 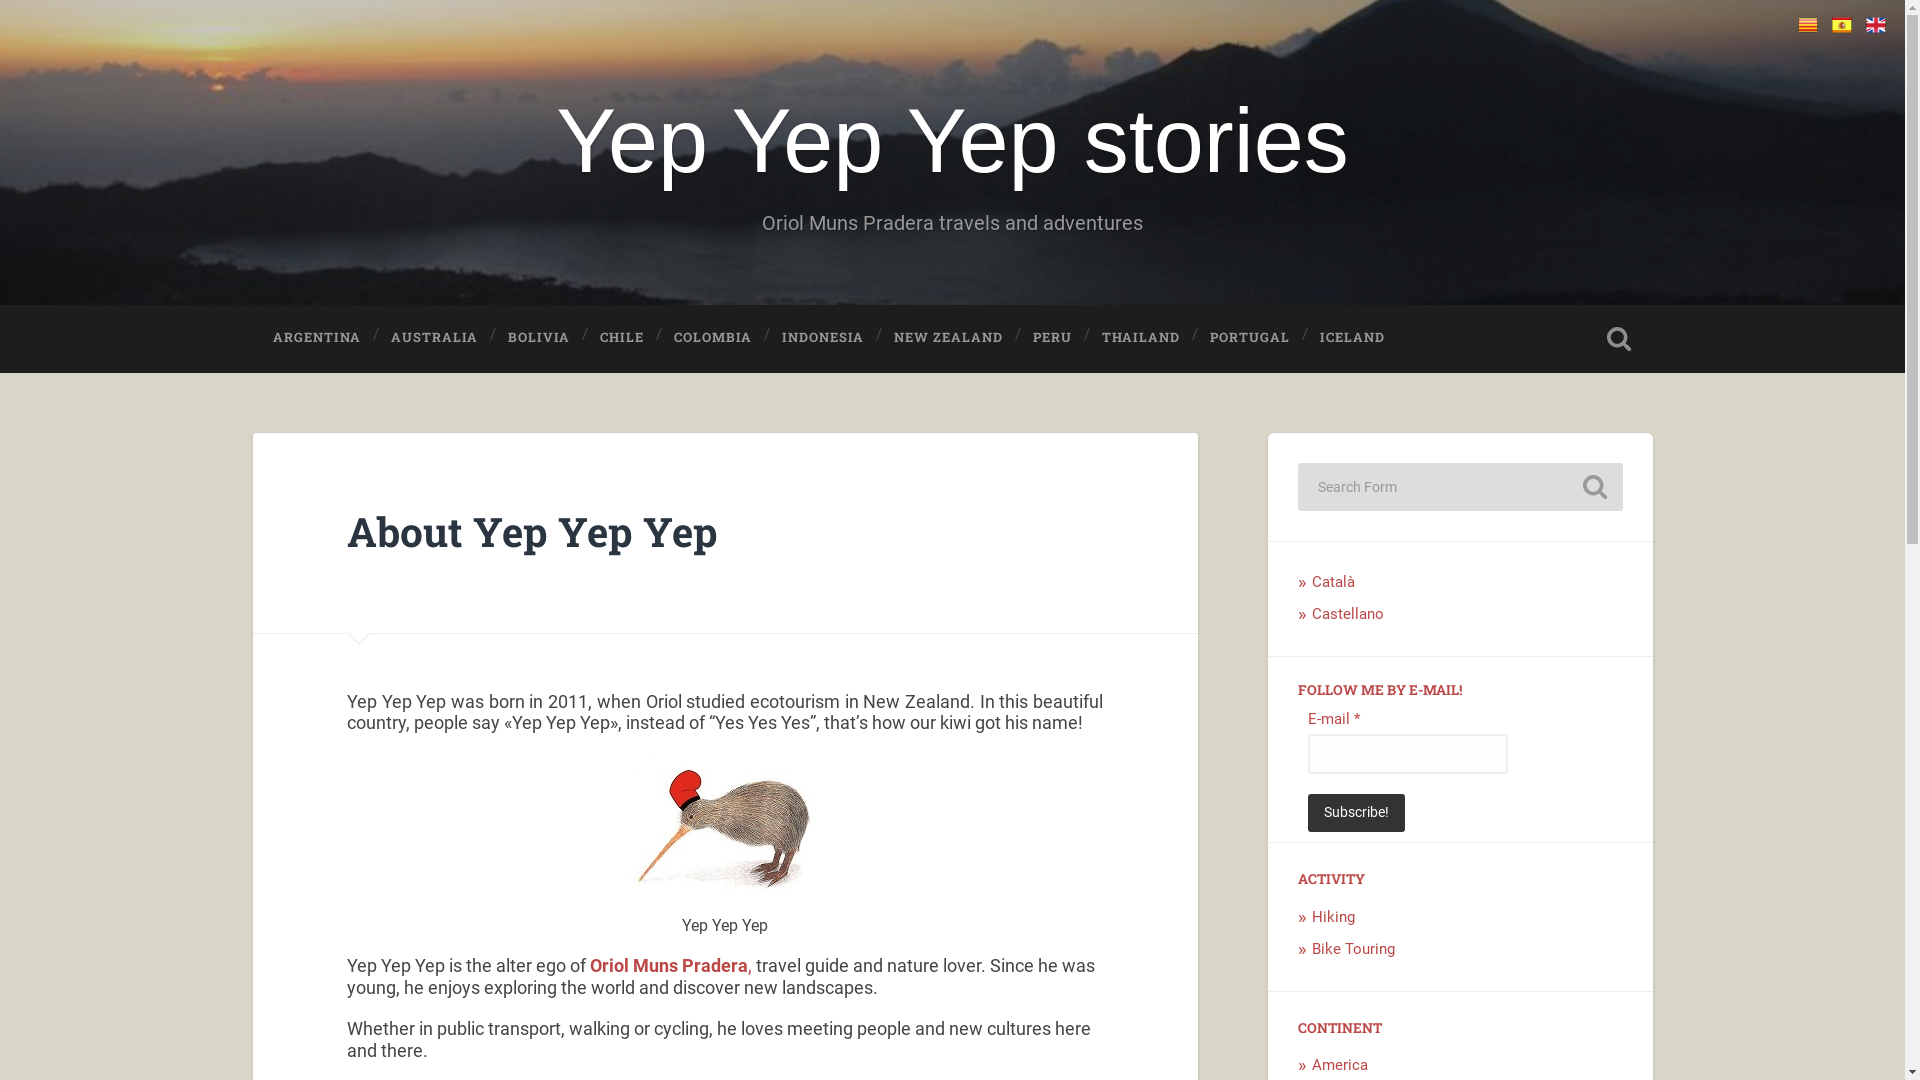 What do you see at coordinates (1248, 336) in the screenshot?
I see `'PORTUGAL'` at bounding box center [1248, 336].